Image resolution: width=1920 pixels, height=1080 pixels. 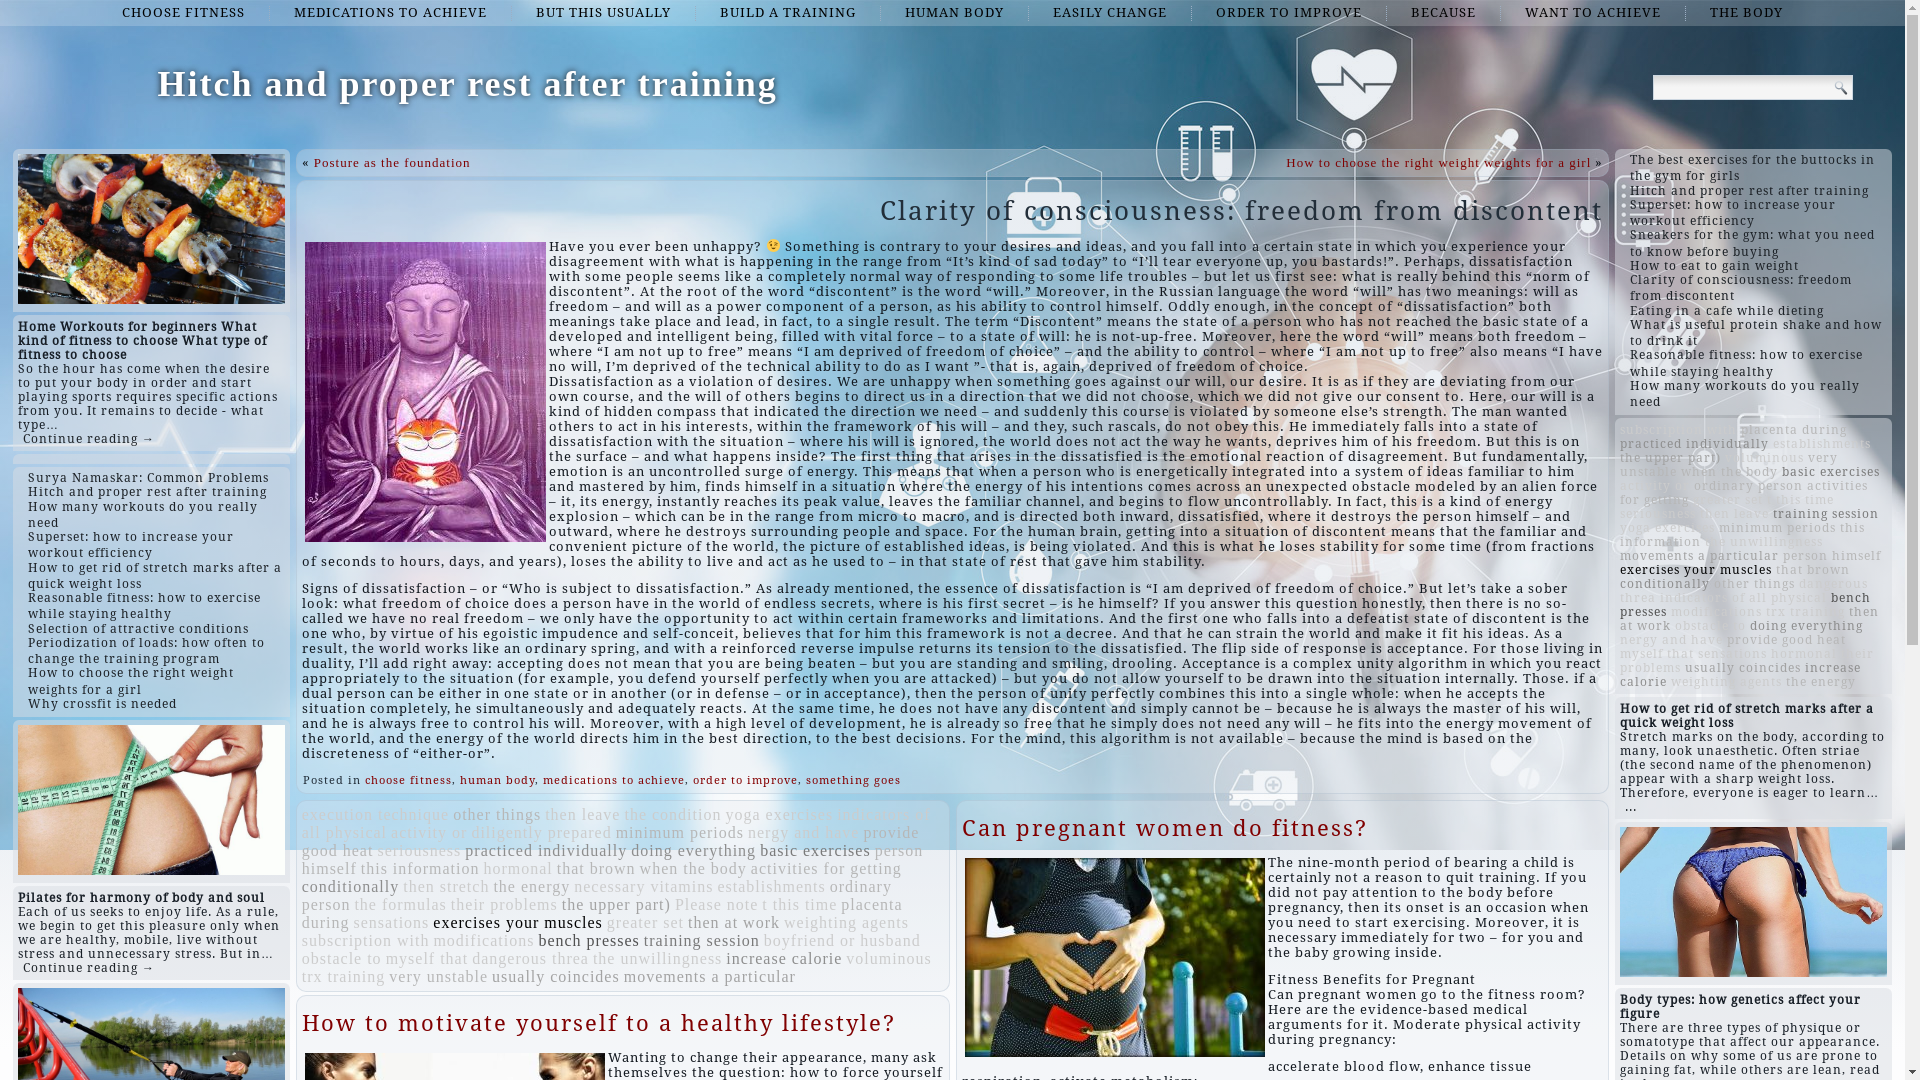 I want to click on 'The best exercises for the buttocks in the gym for girls', so click(x=1751, y=167).